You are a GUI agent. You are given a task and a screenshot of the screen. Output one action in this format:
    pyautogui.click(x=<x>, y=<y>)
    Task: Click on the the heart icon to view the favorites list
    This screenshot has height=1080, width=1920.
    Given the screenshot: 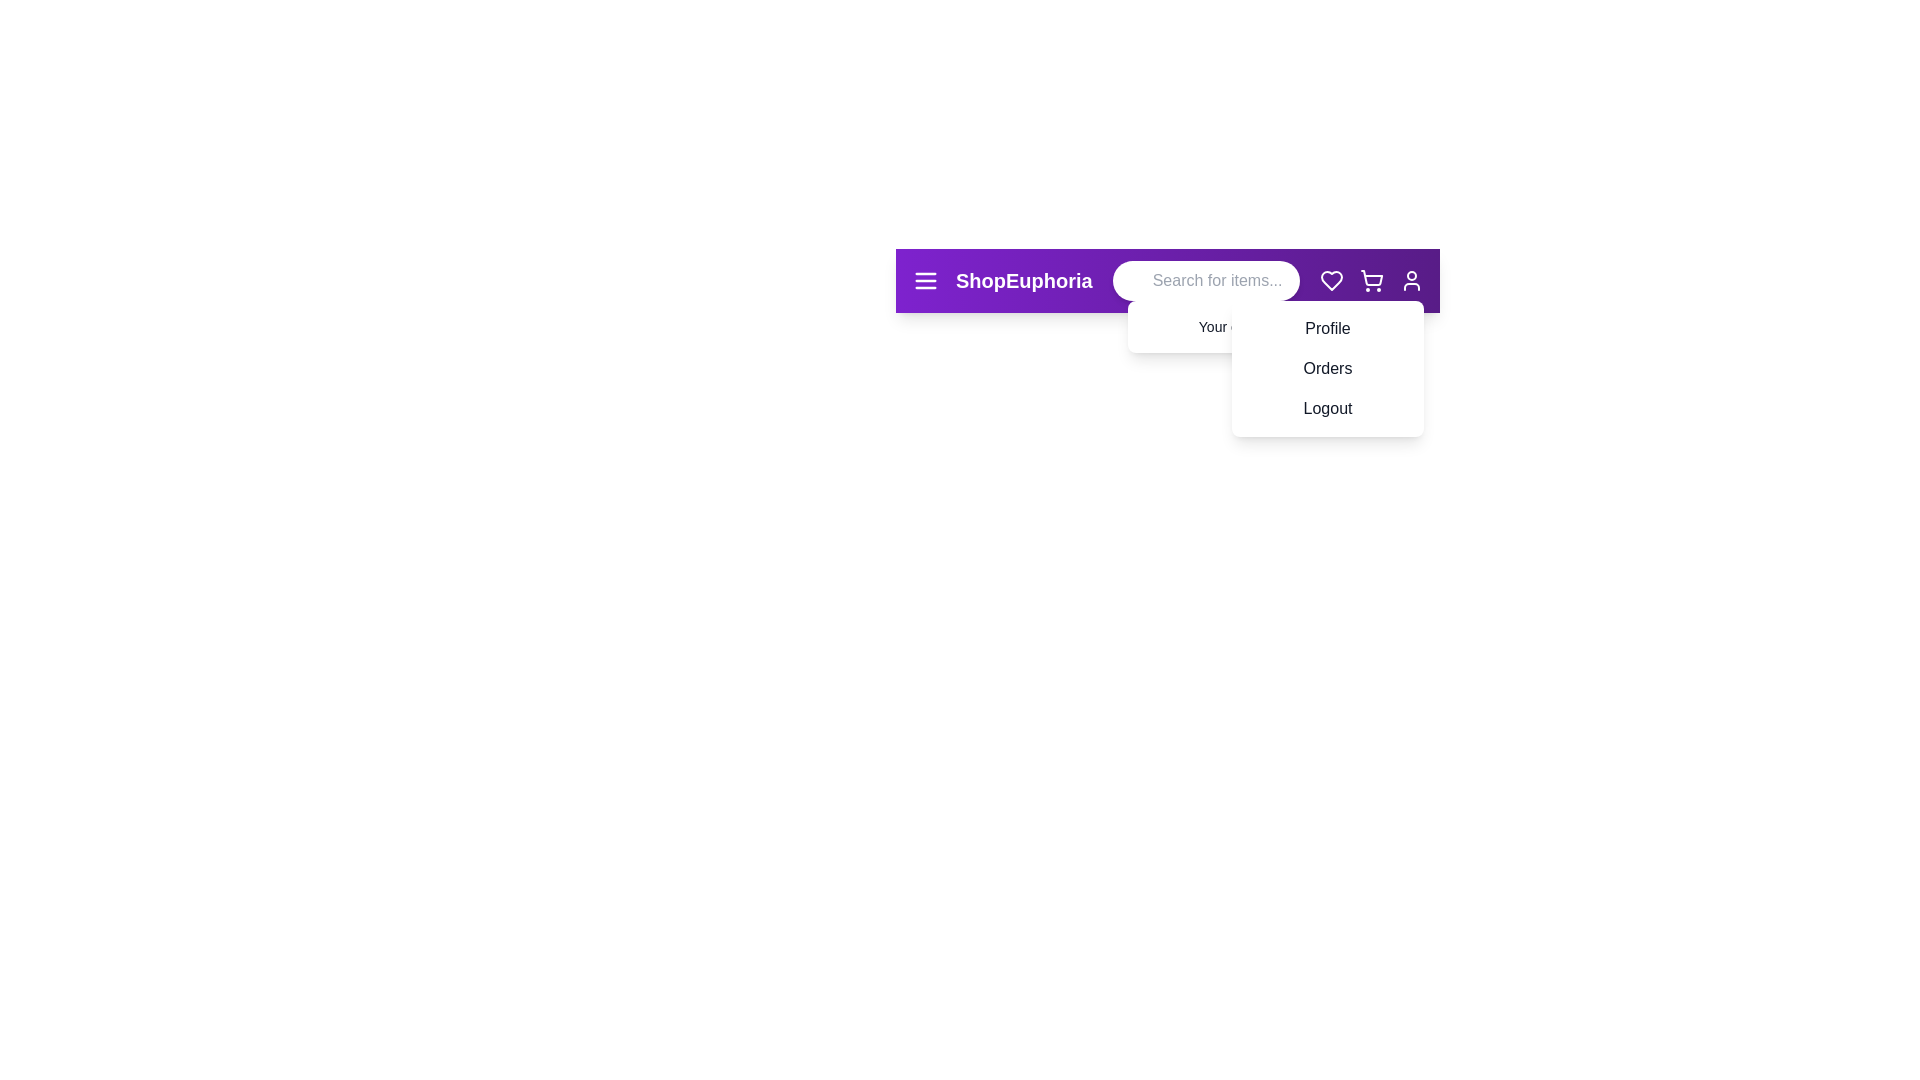 What is the action you would take?
    pyautogui.click(x=1331, y=281)
    